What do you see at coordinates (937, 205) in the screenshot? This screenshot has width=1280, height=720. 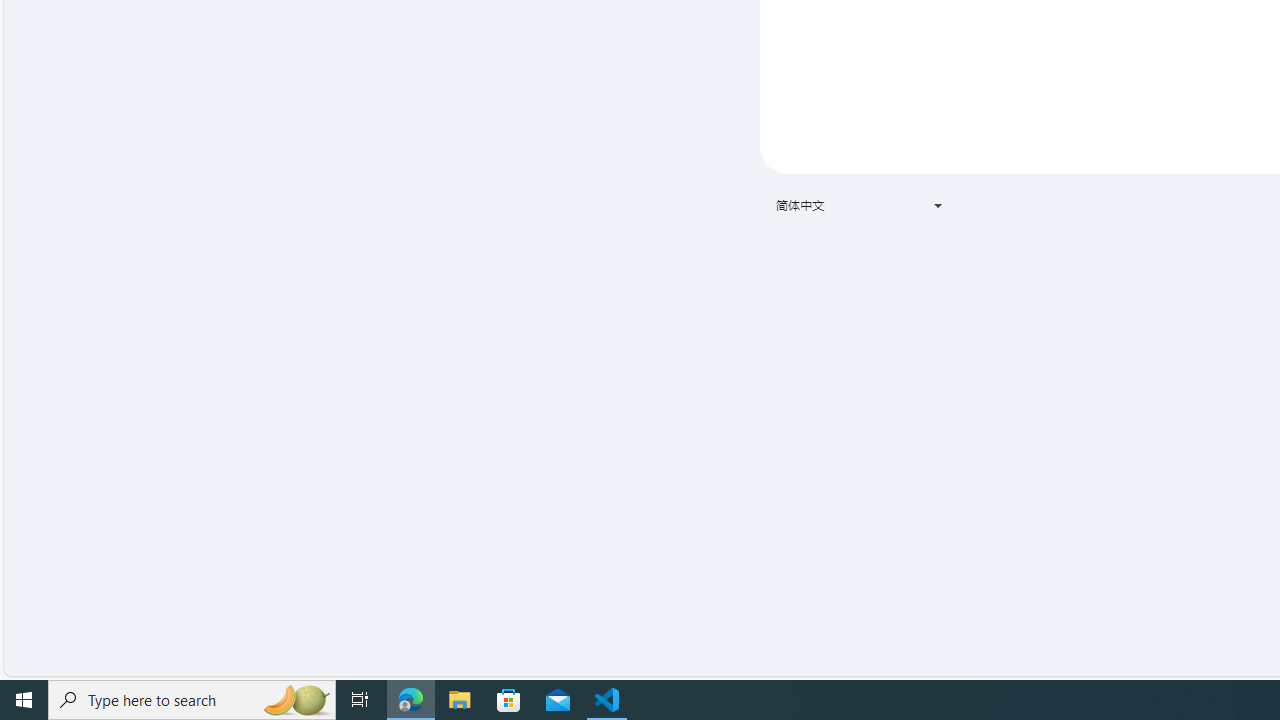 I see `'Class: VfPpkd-t08AT-Bz112c-Bd00G'` at bounding box center [937, 205].